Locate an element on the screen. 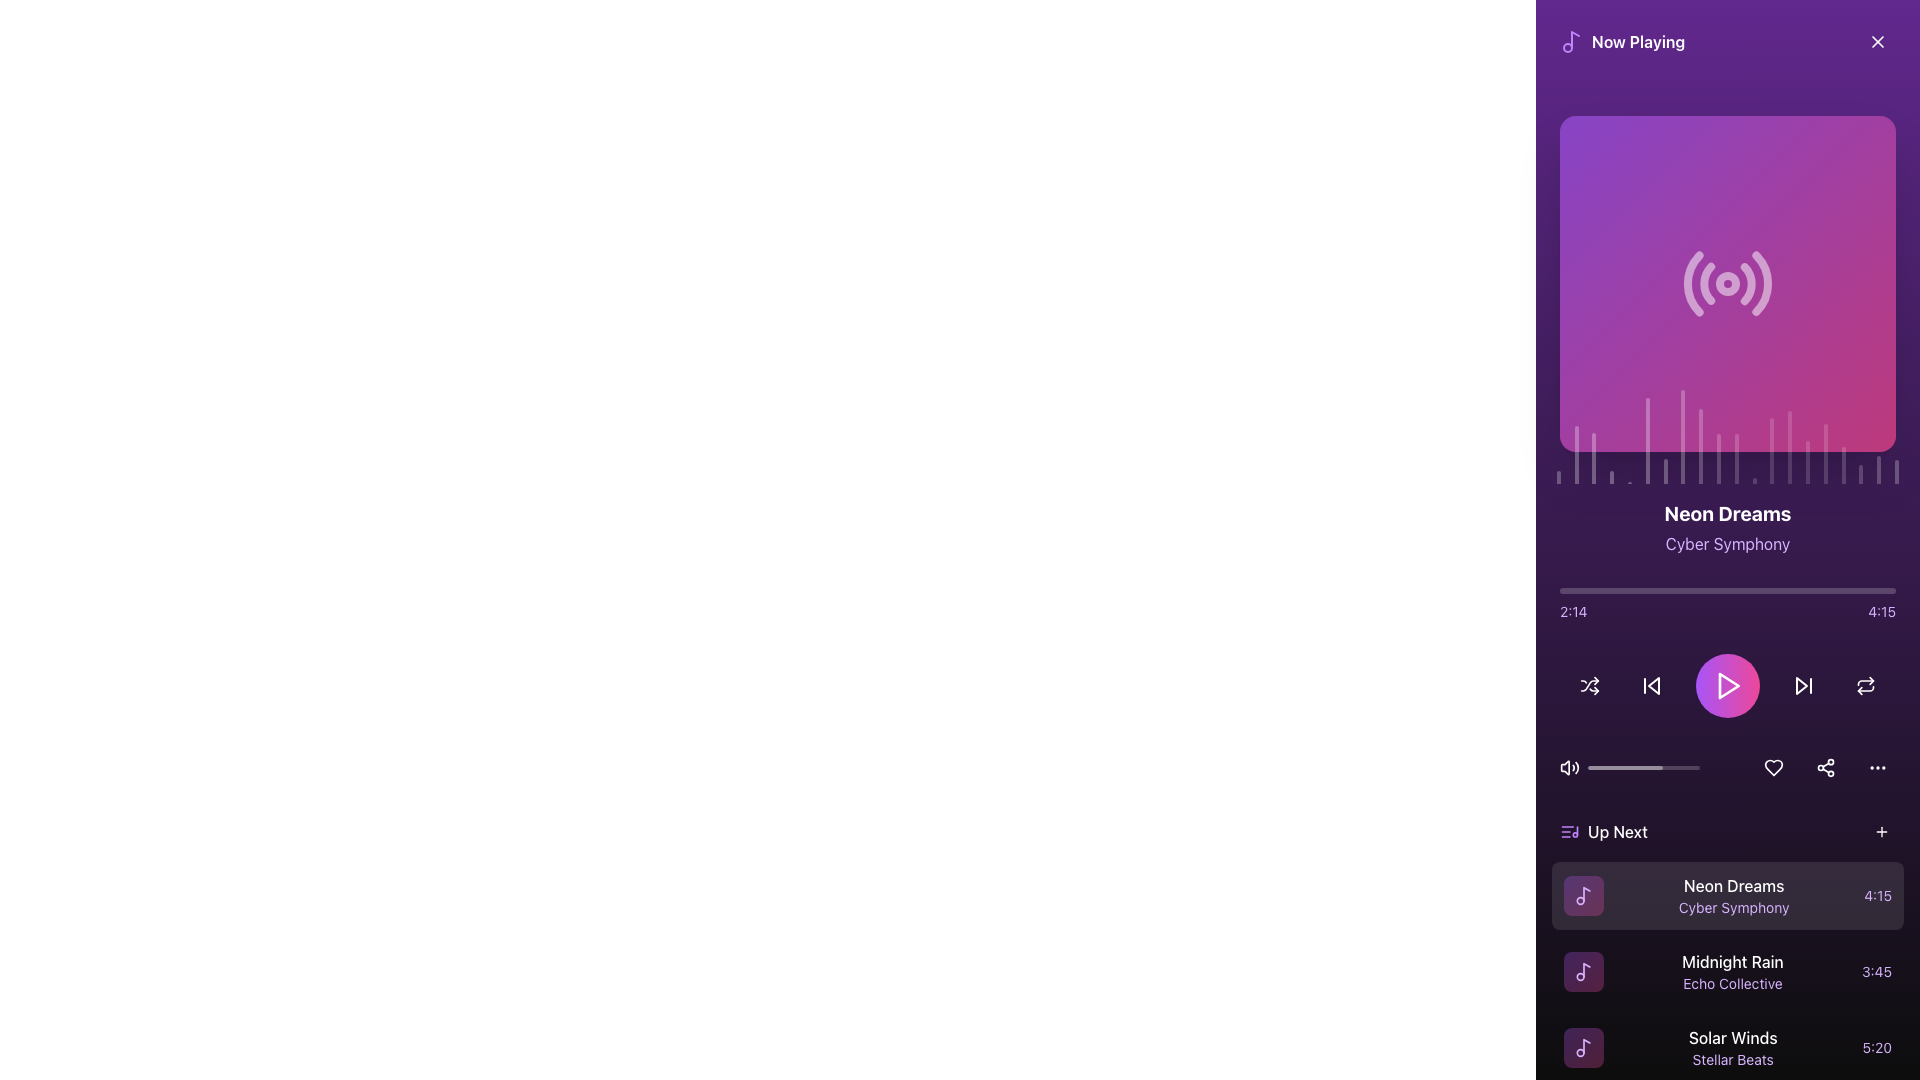 This screenshot has width=1920, height=1080. the first entry in the 'Up Next' list to play the song is located at coordinates (1727, 894).